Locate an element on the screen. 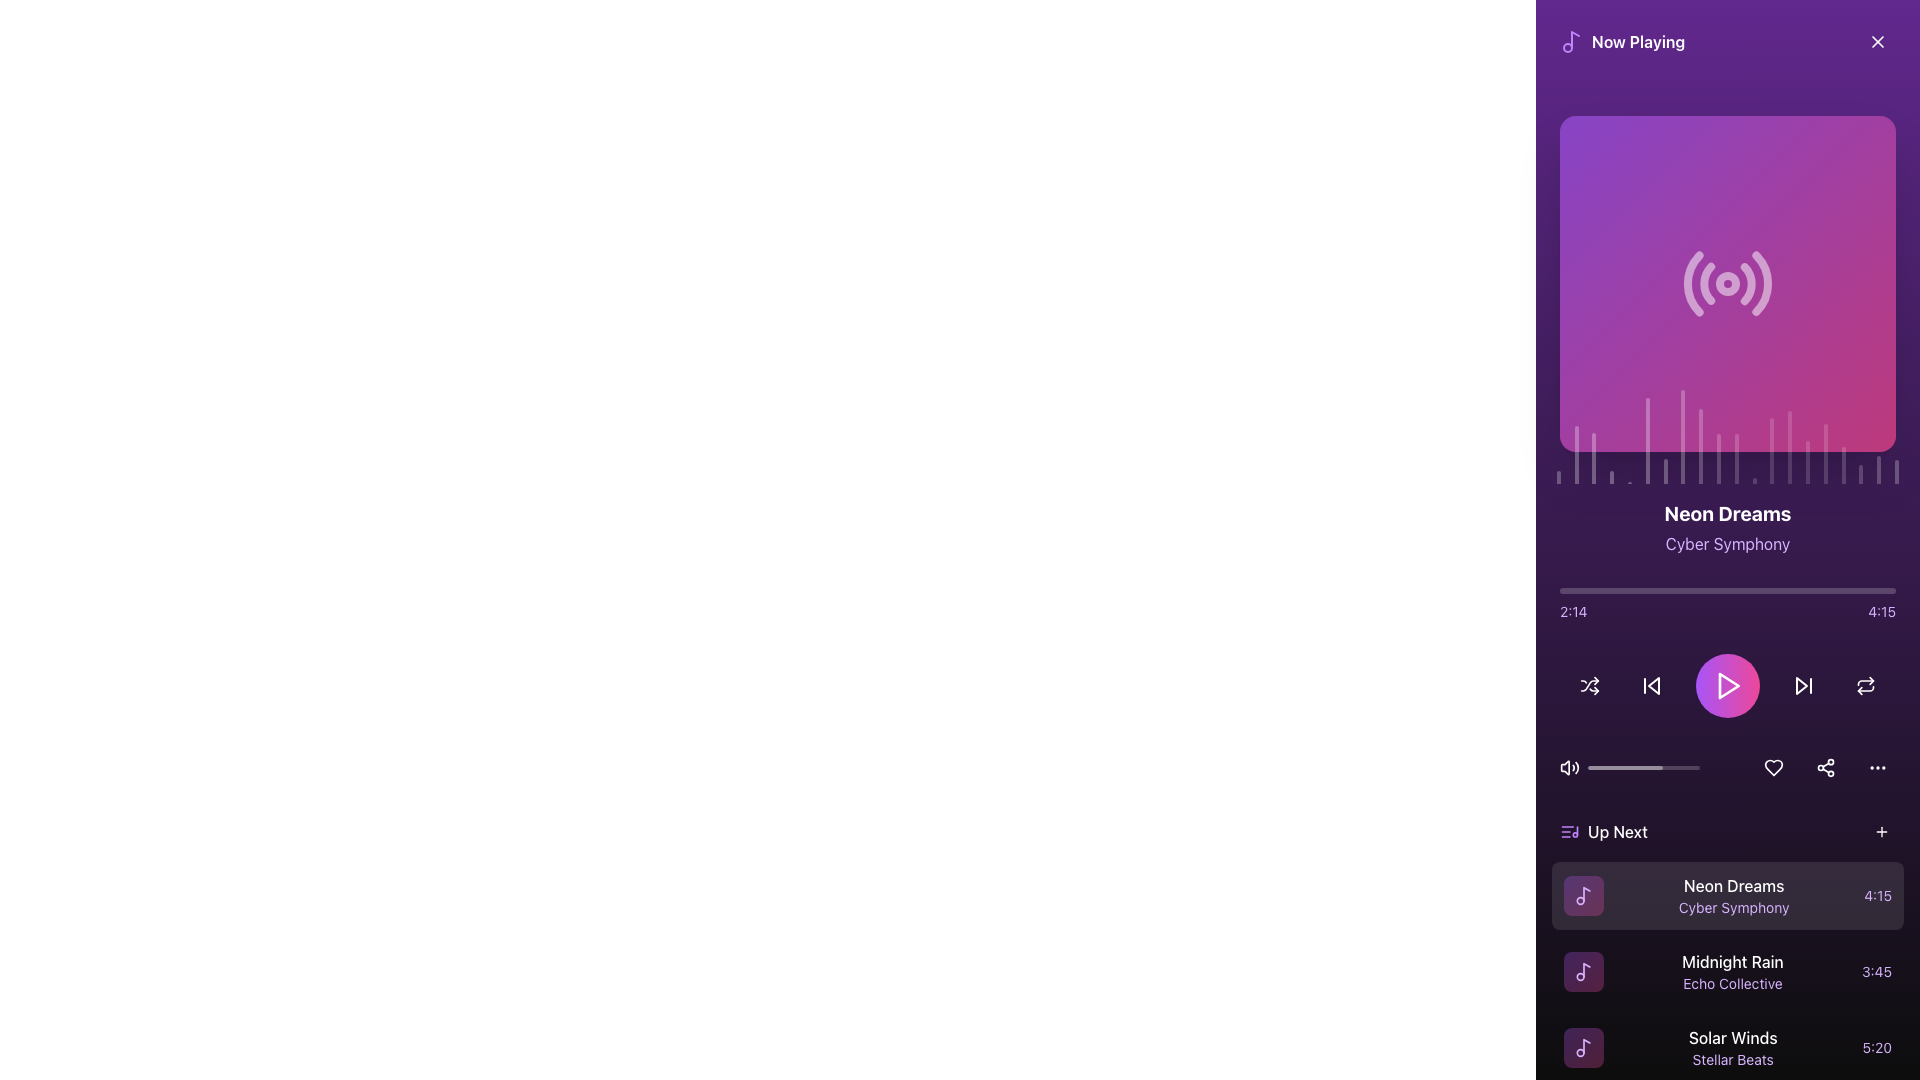 This screenshot has width=1920, height=1080. the first entry in the 'Up Next' list to play the song is located at coordinates (1727, 894).